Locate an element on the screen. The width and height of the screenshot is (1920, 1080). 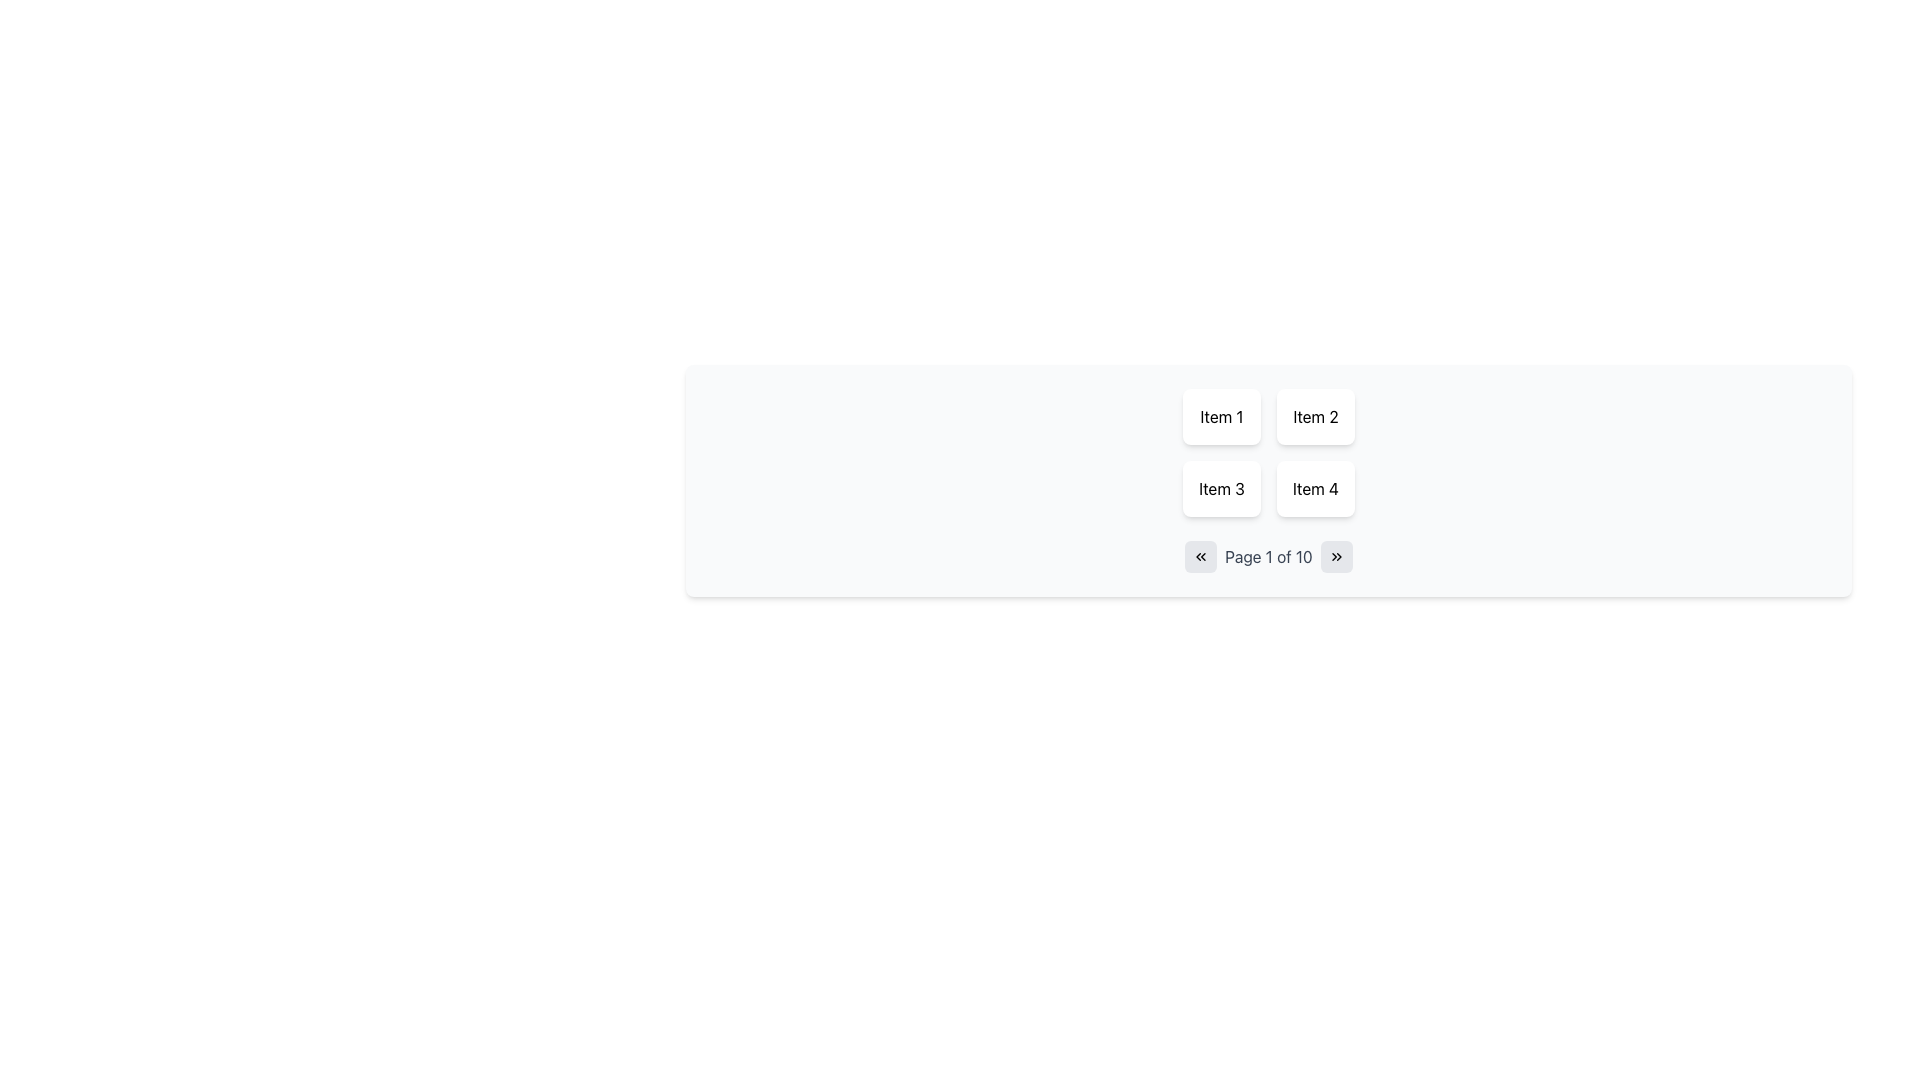
the card-style block displaying 'Item 1' located in the top-left corner of the grid layout is located at coordinates (1221, 415).